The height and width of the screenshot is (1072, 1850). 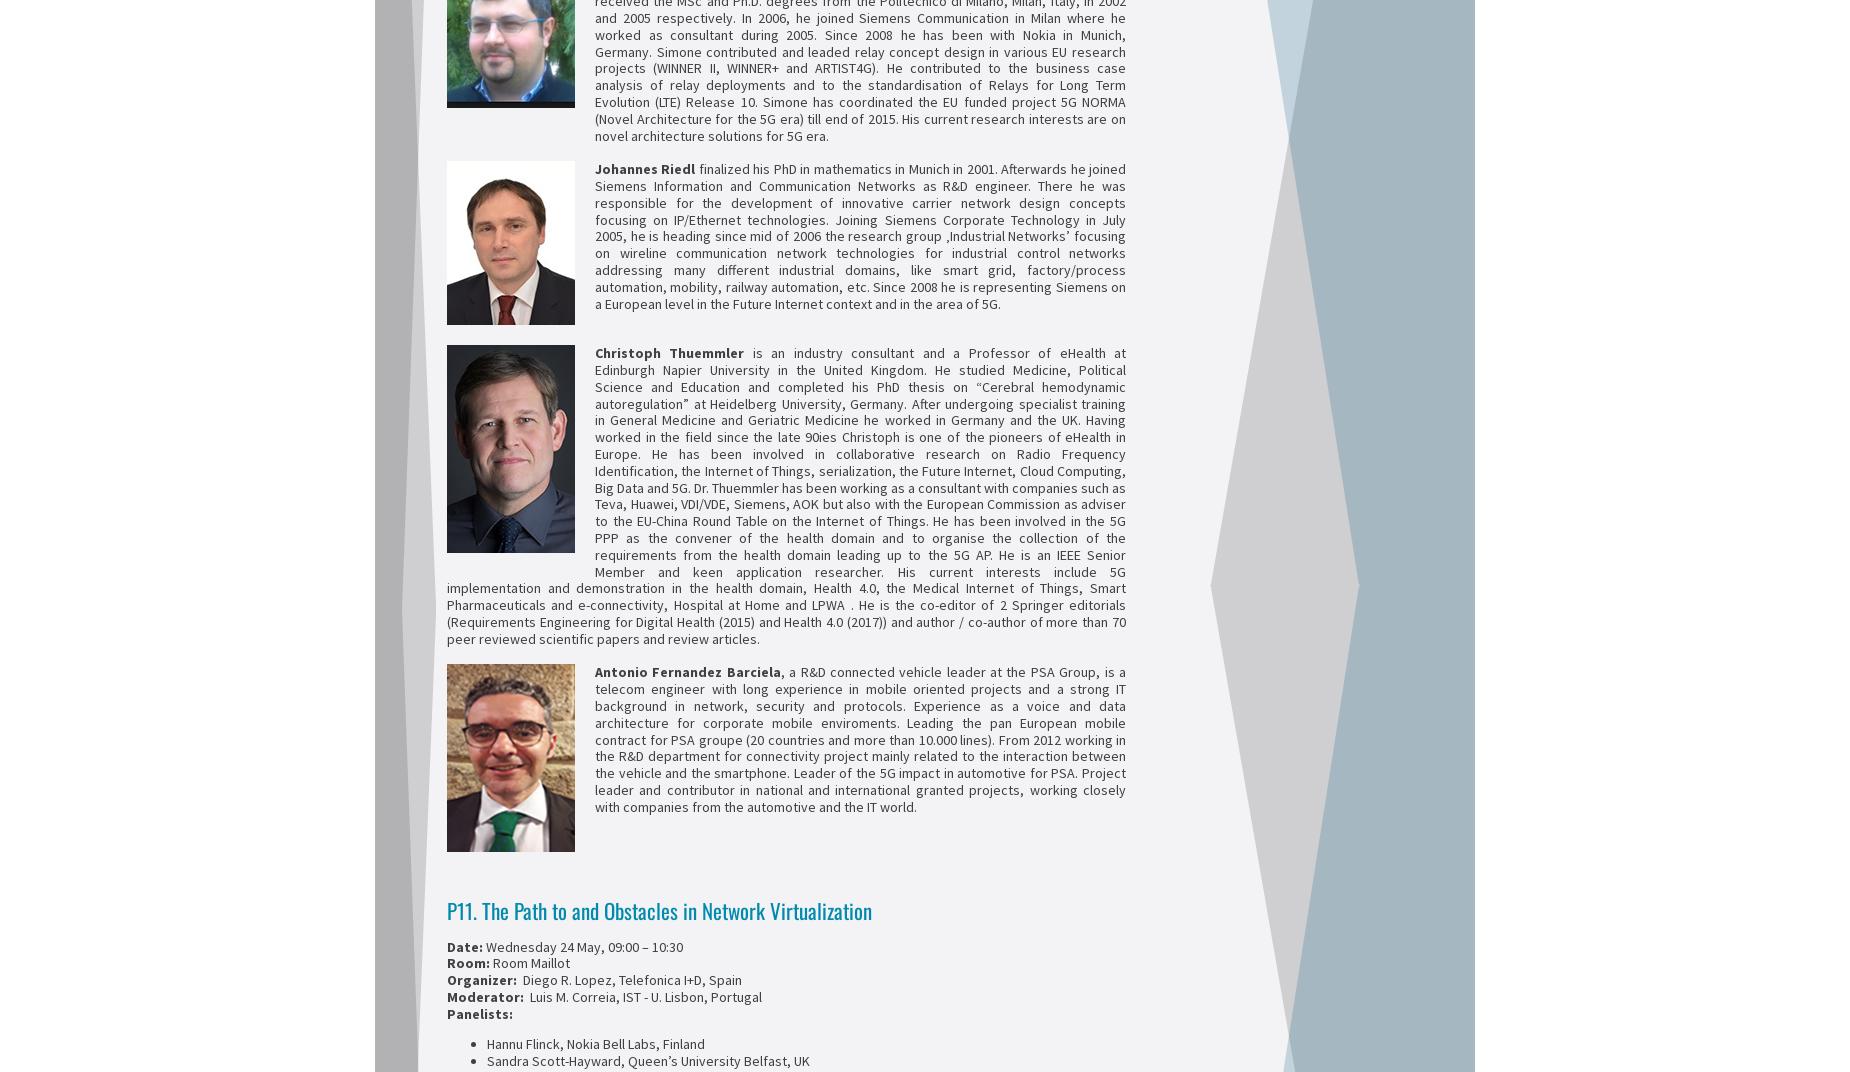 I want to click on 'Wednesday 24 May, 09:00 – 10:30', so click(x=485, y=945).